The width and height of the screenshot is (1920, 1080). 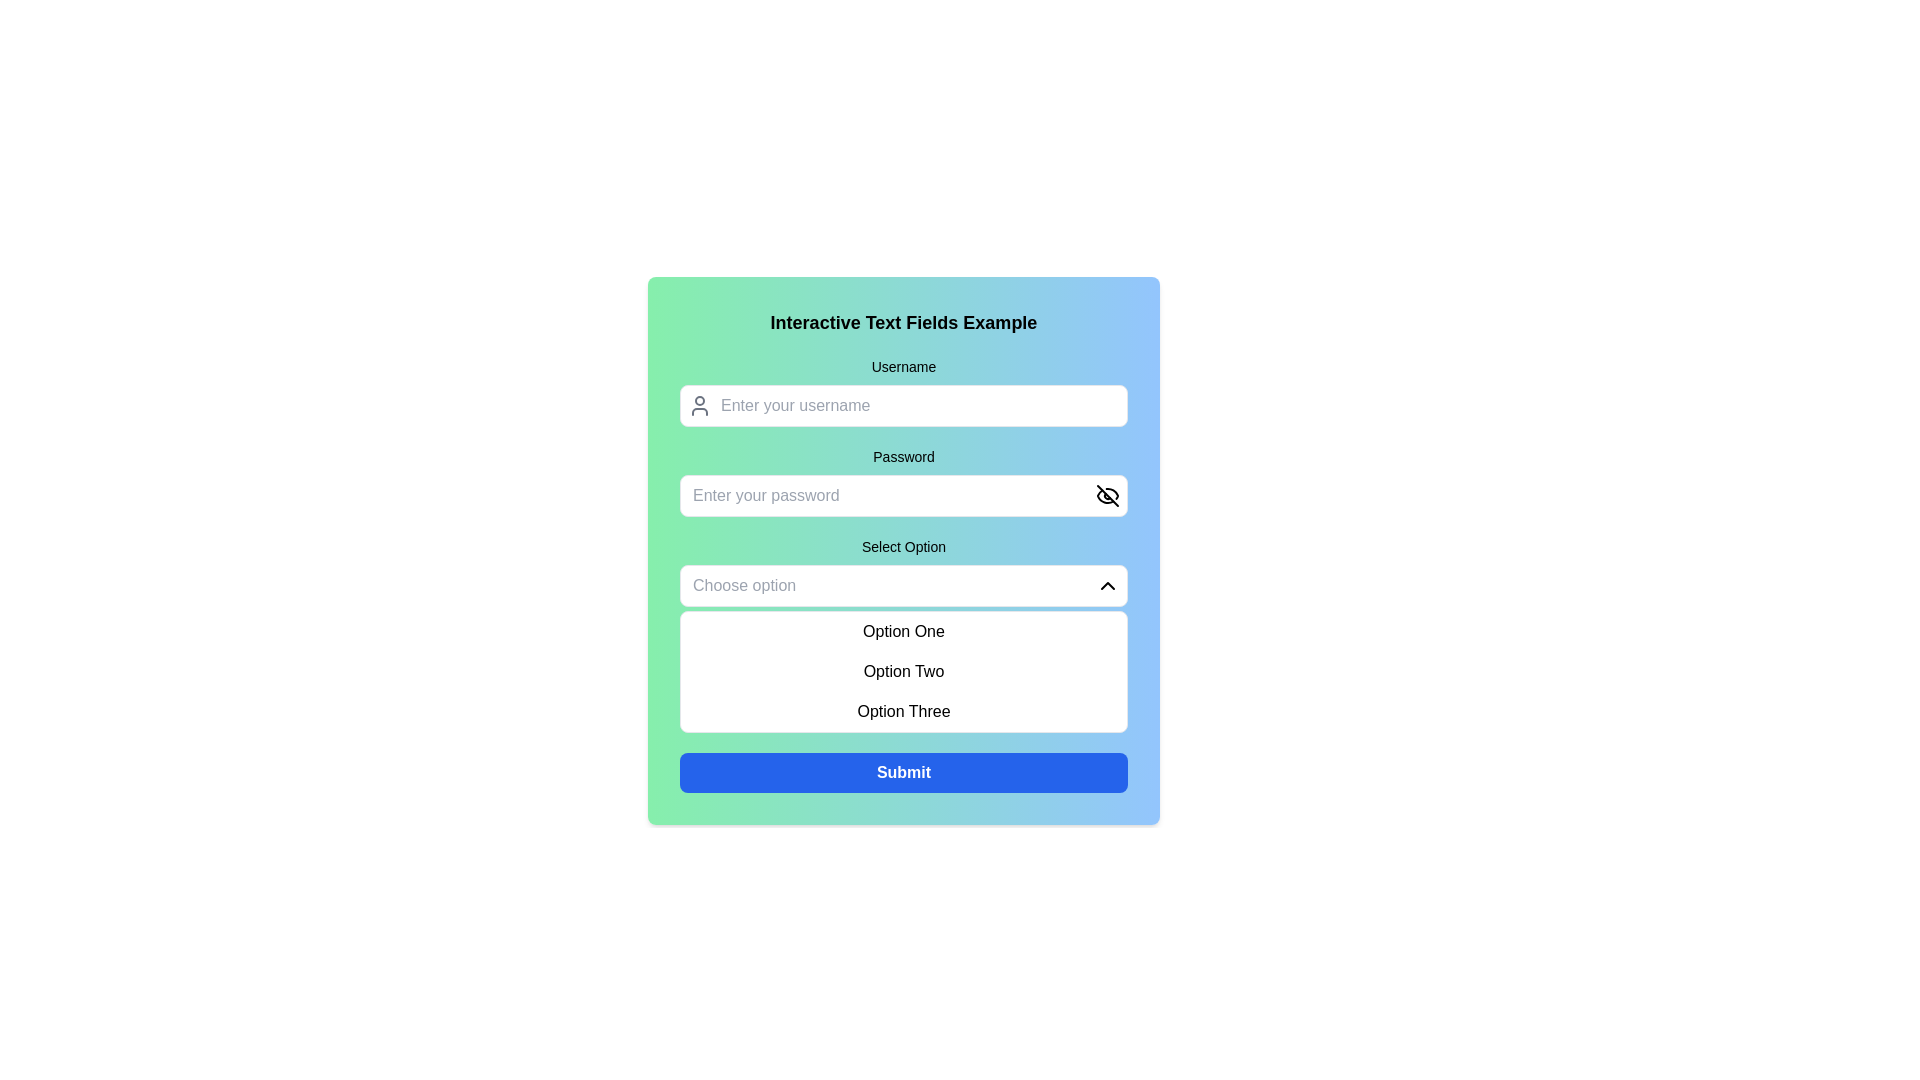 What do you see at coordinates (700, 405) in the screenshot?
I see `the minimalistic profile icon located to the left of the 'Enter your username' text input placeholder` at bounding box center [700, 405].